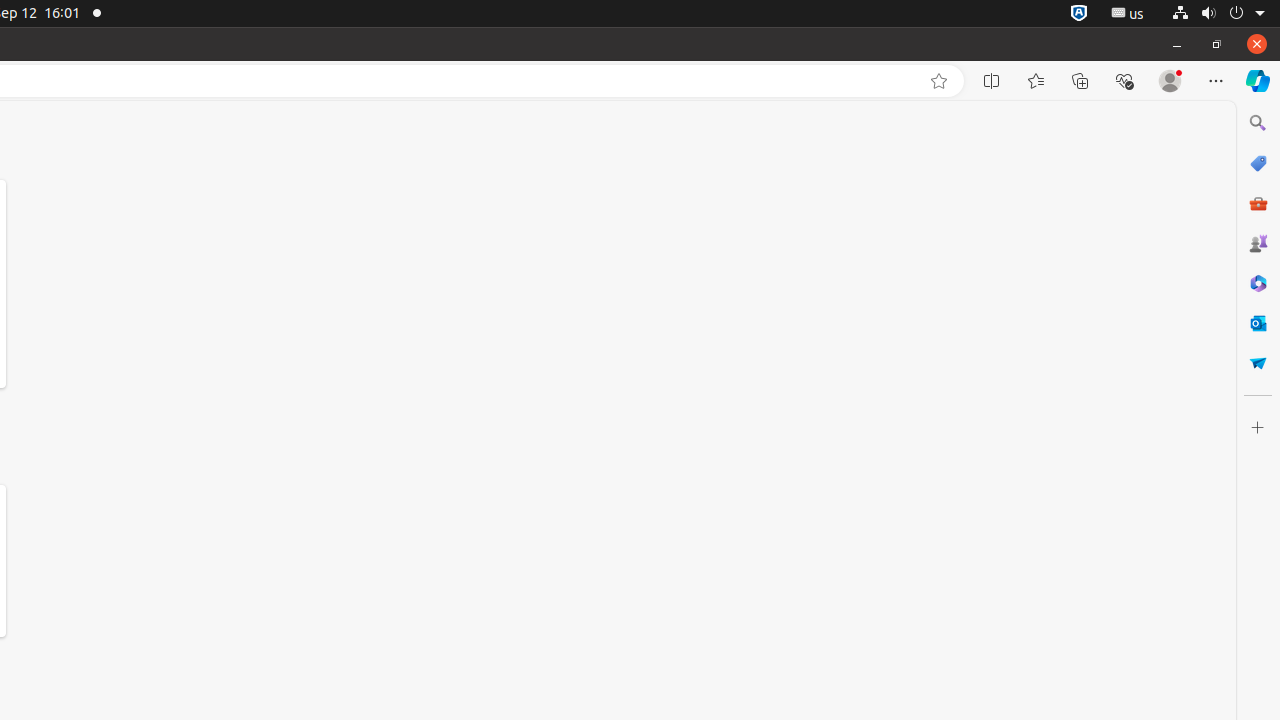 The height and width of the screenshot is (720, 1280). I want to click on ':1.21/StatusNotifierItem', so click(1127, 13).